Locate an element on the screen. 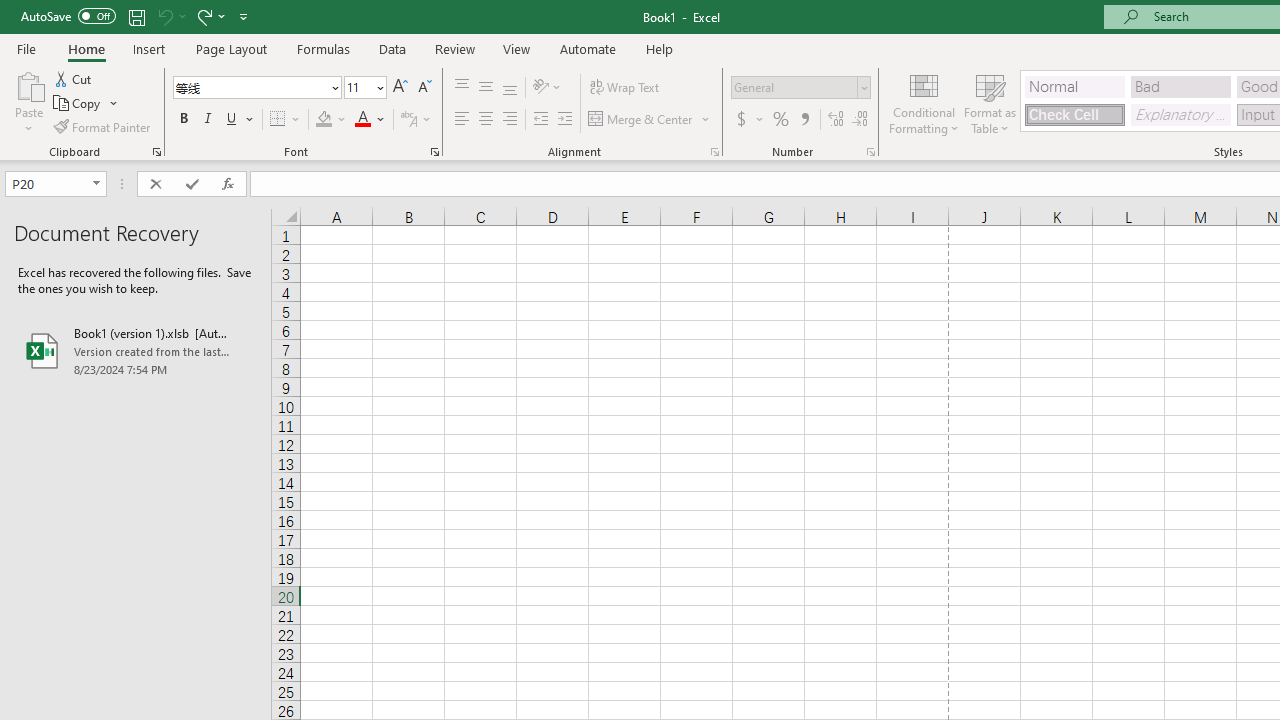 This screenshot has height=720, width=1280. 'Font Size' is located at coordinates (359, 86).